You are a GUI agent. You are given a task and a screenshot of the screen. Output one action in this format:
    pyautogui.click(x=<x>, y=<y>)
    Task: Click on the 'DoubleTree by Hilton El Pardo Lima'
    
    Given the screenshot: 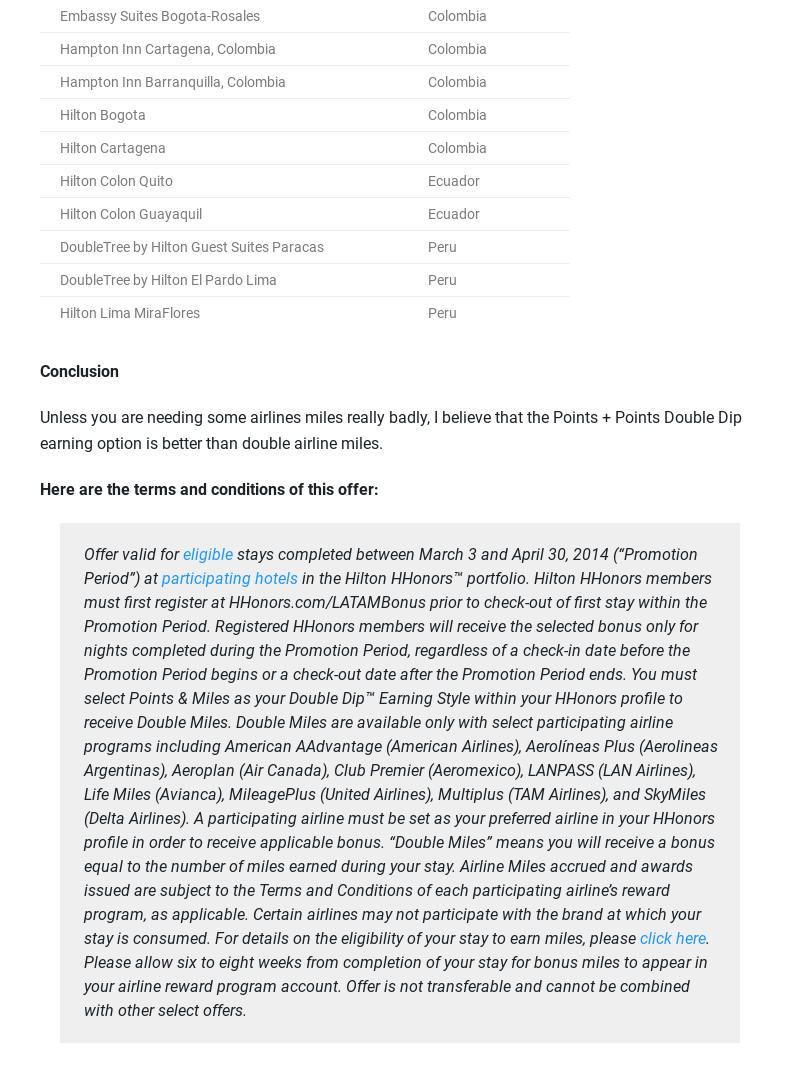 What is the action you would take?
    pyautogui.click(x=167, y=279)
    